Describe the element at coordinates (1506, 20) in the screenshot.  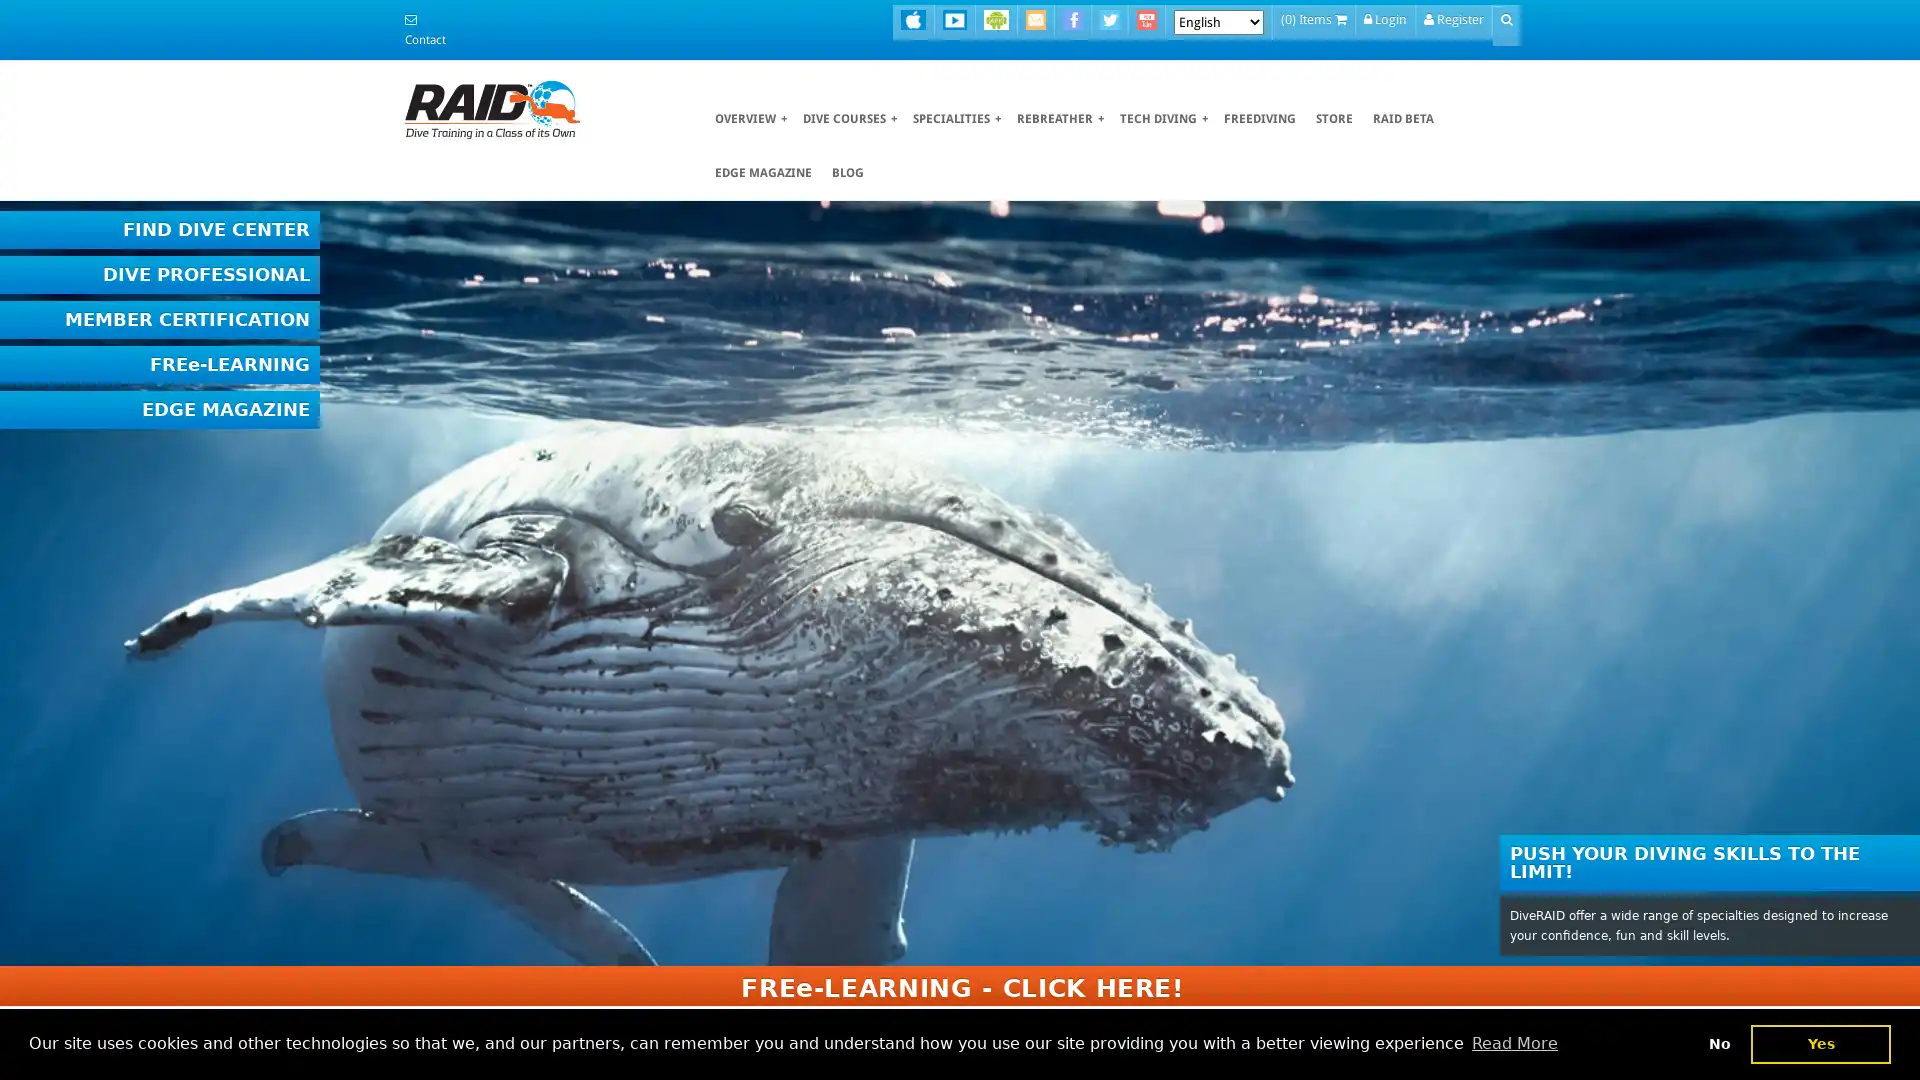
I see `Go` at that location.